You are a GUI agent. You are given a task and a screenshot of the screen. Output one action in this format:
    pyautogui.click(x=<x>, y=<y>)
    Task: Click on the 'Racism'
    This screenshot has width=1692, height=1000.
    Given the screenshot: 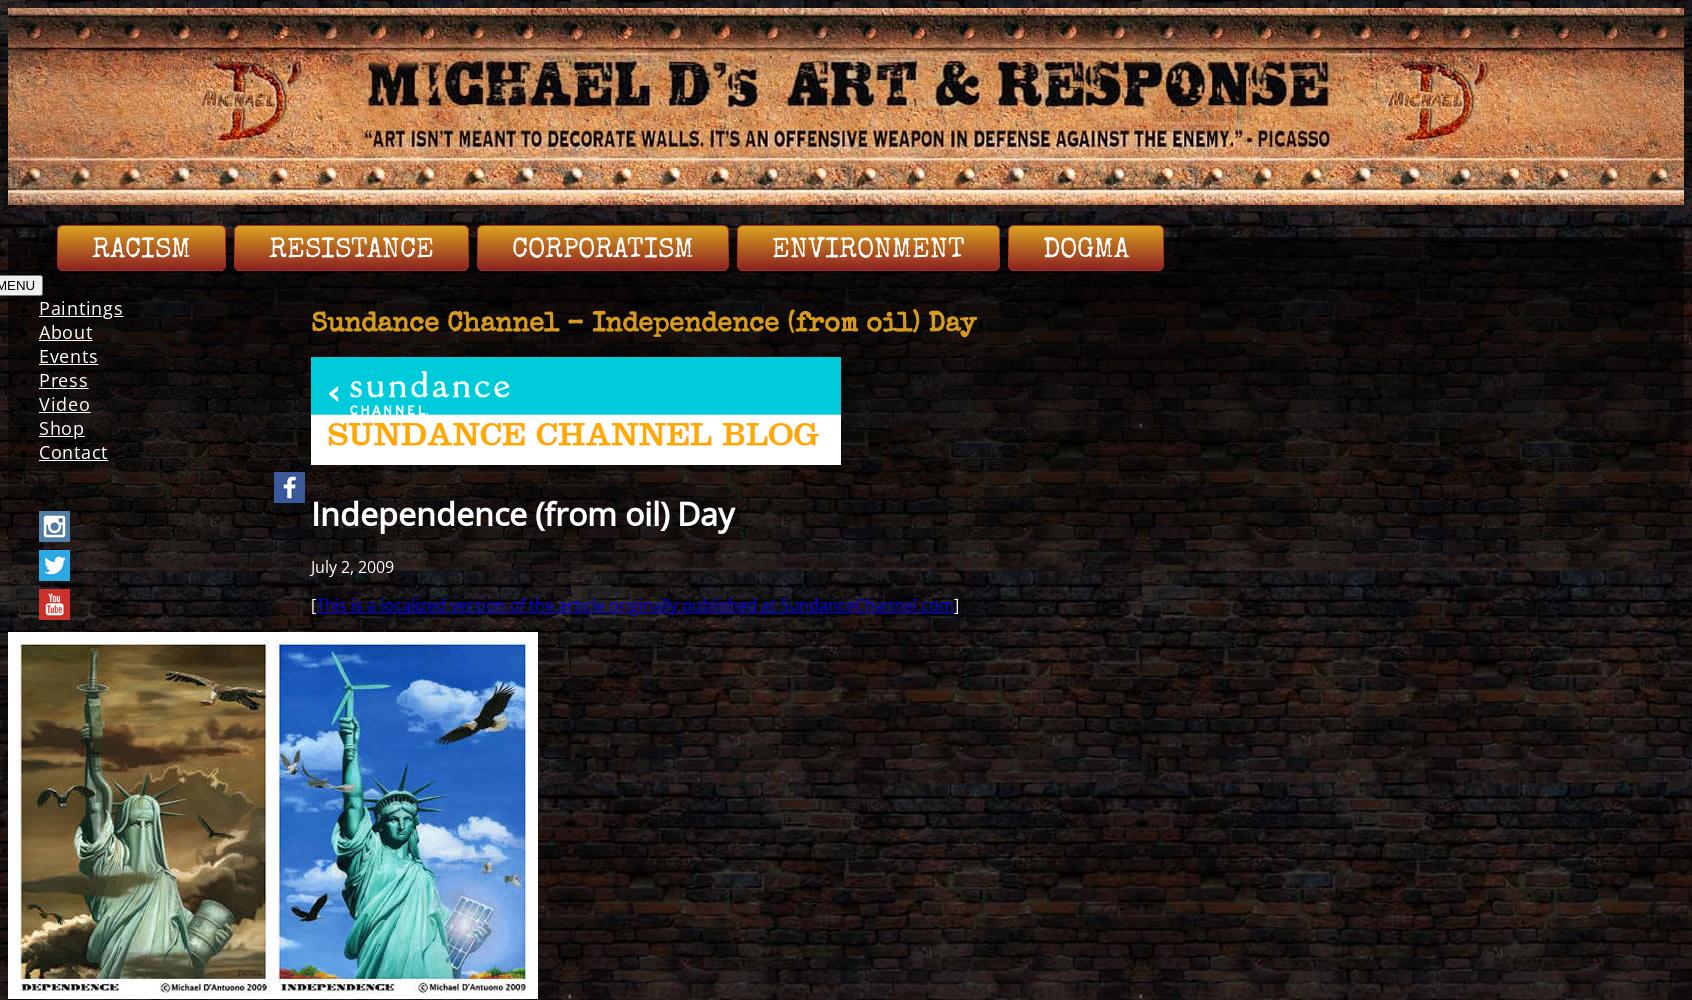 What is the action you would take?
    pyautogui.click(x=140, y=251)
    